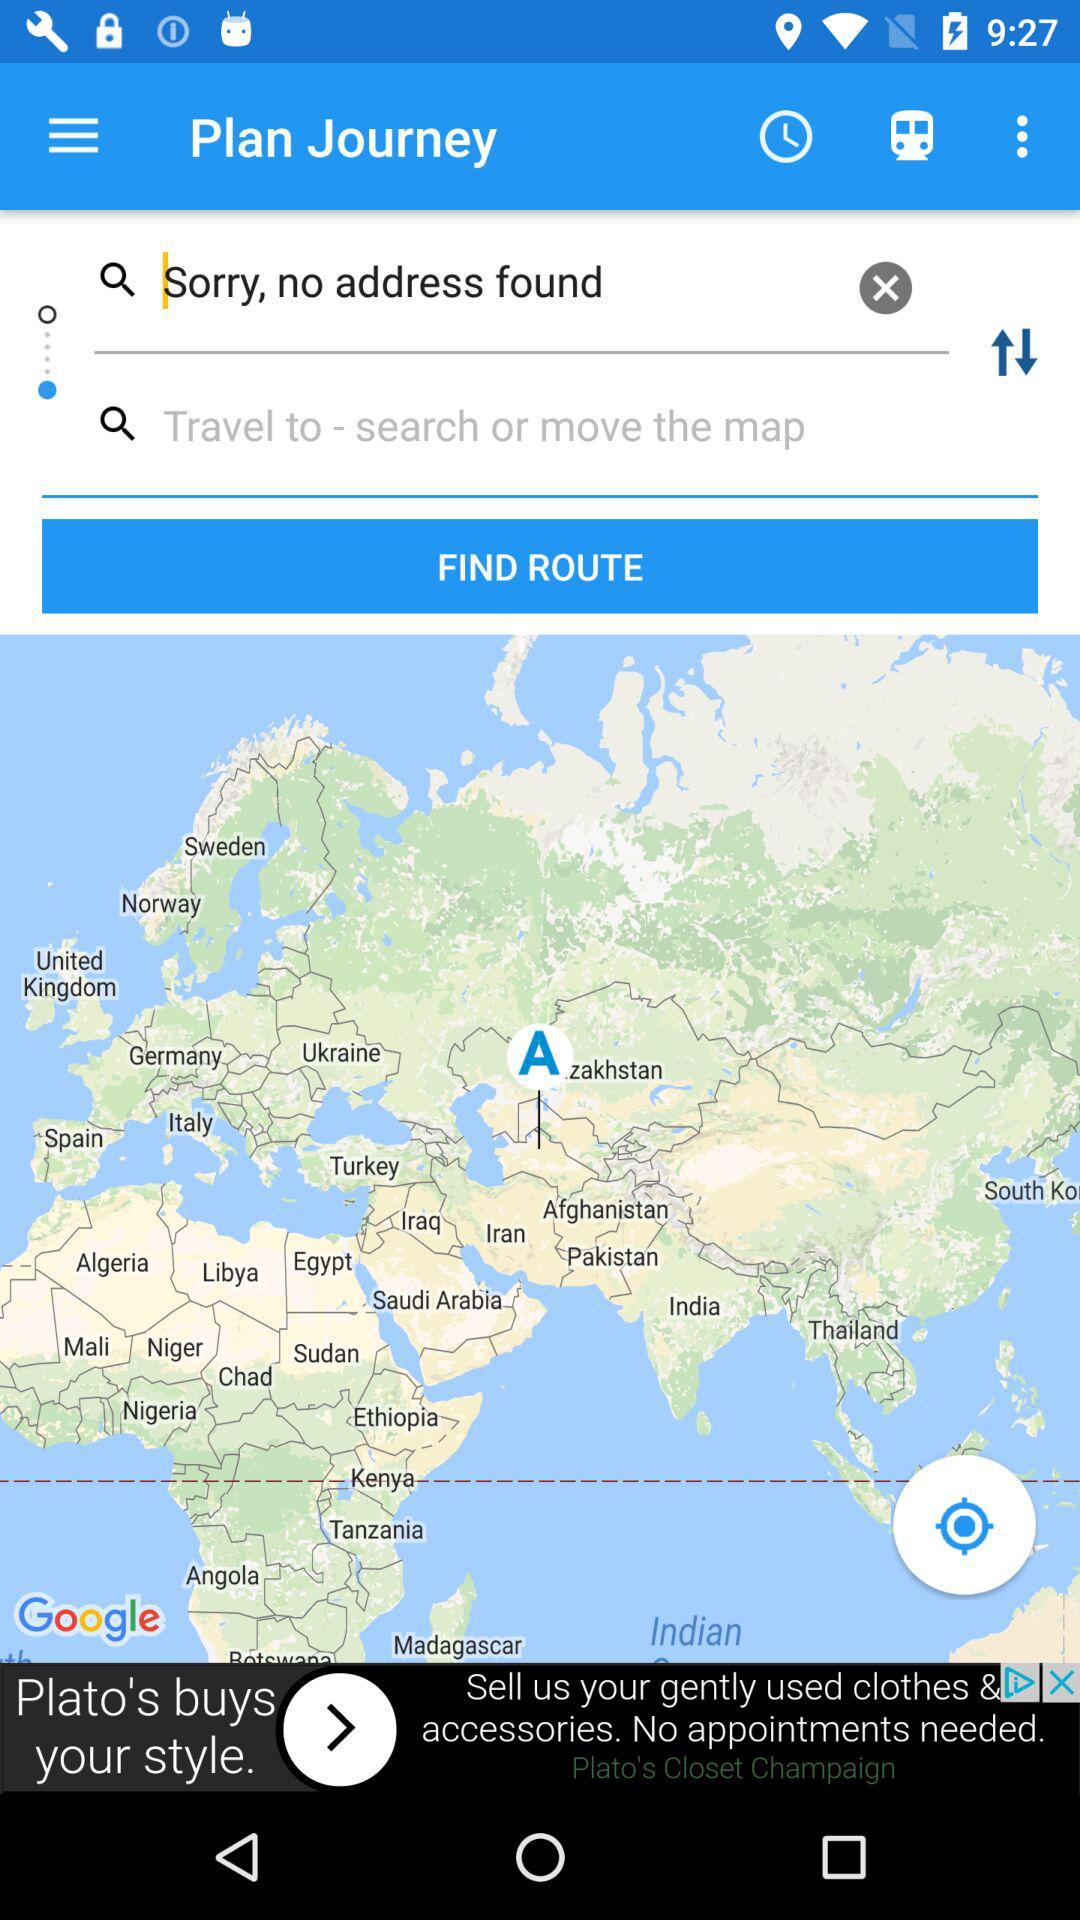  I want to click on destination name, so click(512, 423).